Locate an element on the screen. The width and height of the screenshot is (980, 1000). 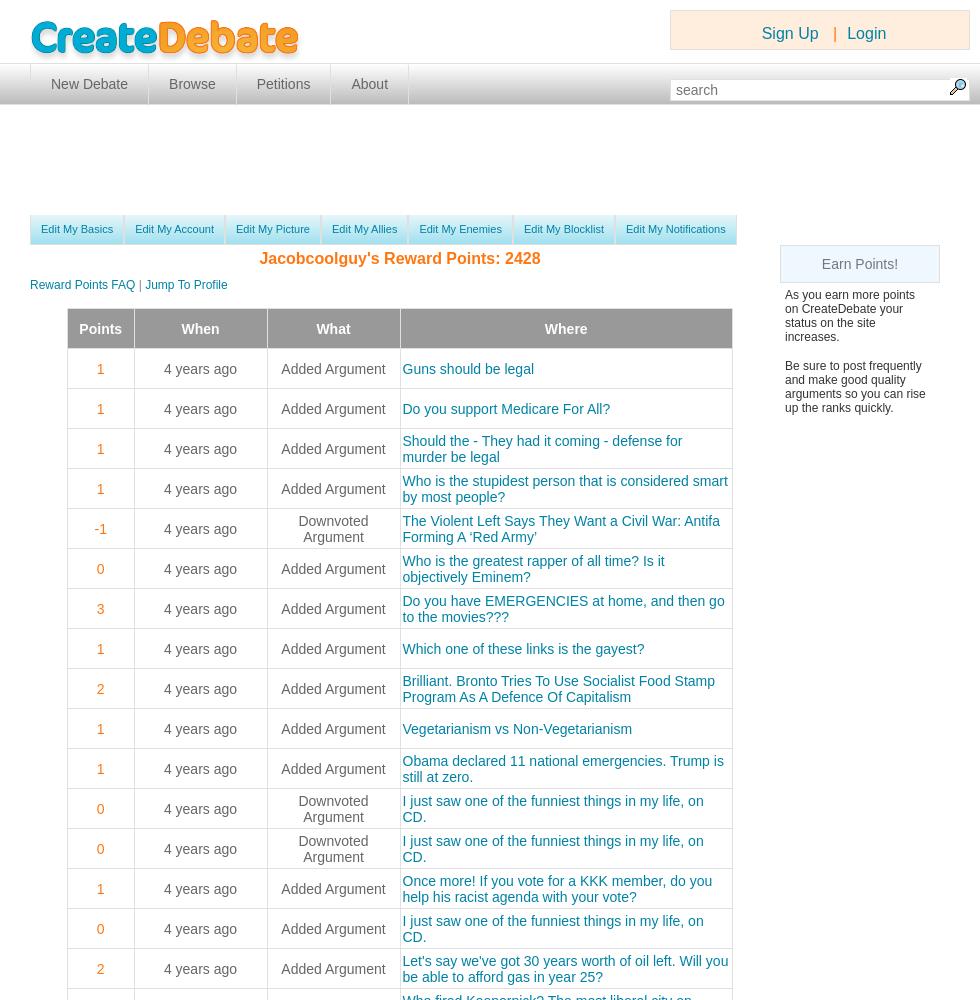
'Do you have EMERGENCIES at home, and then go to the movies???' is located at coordinates (563, 607).